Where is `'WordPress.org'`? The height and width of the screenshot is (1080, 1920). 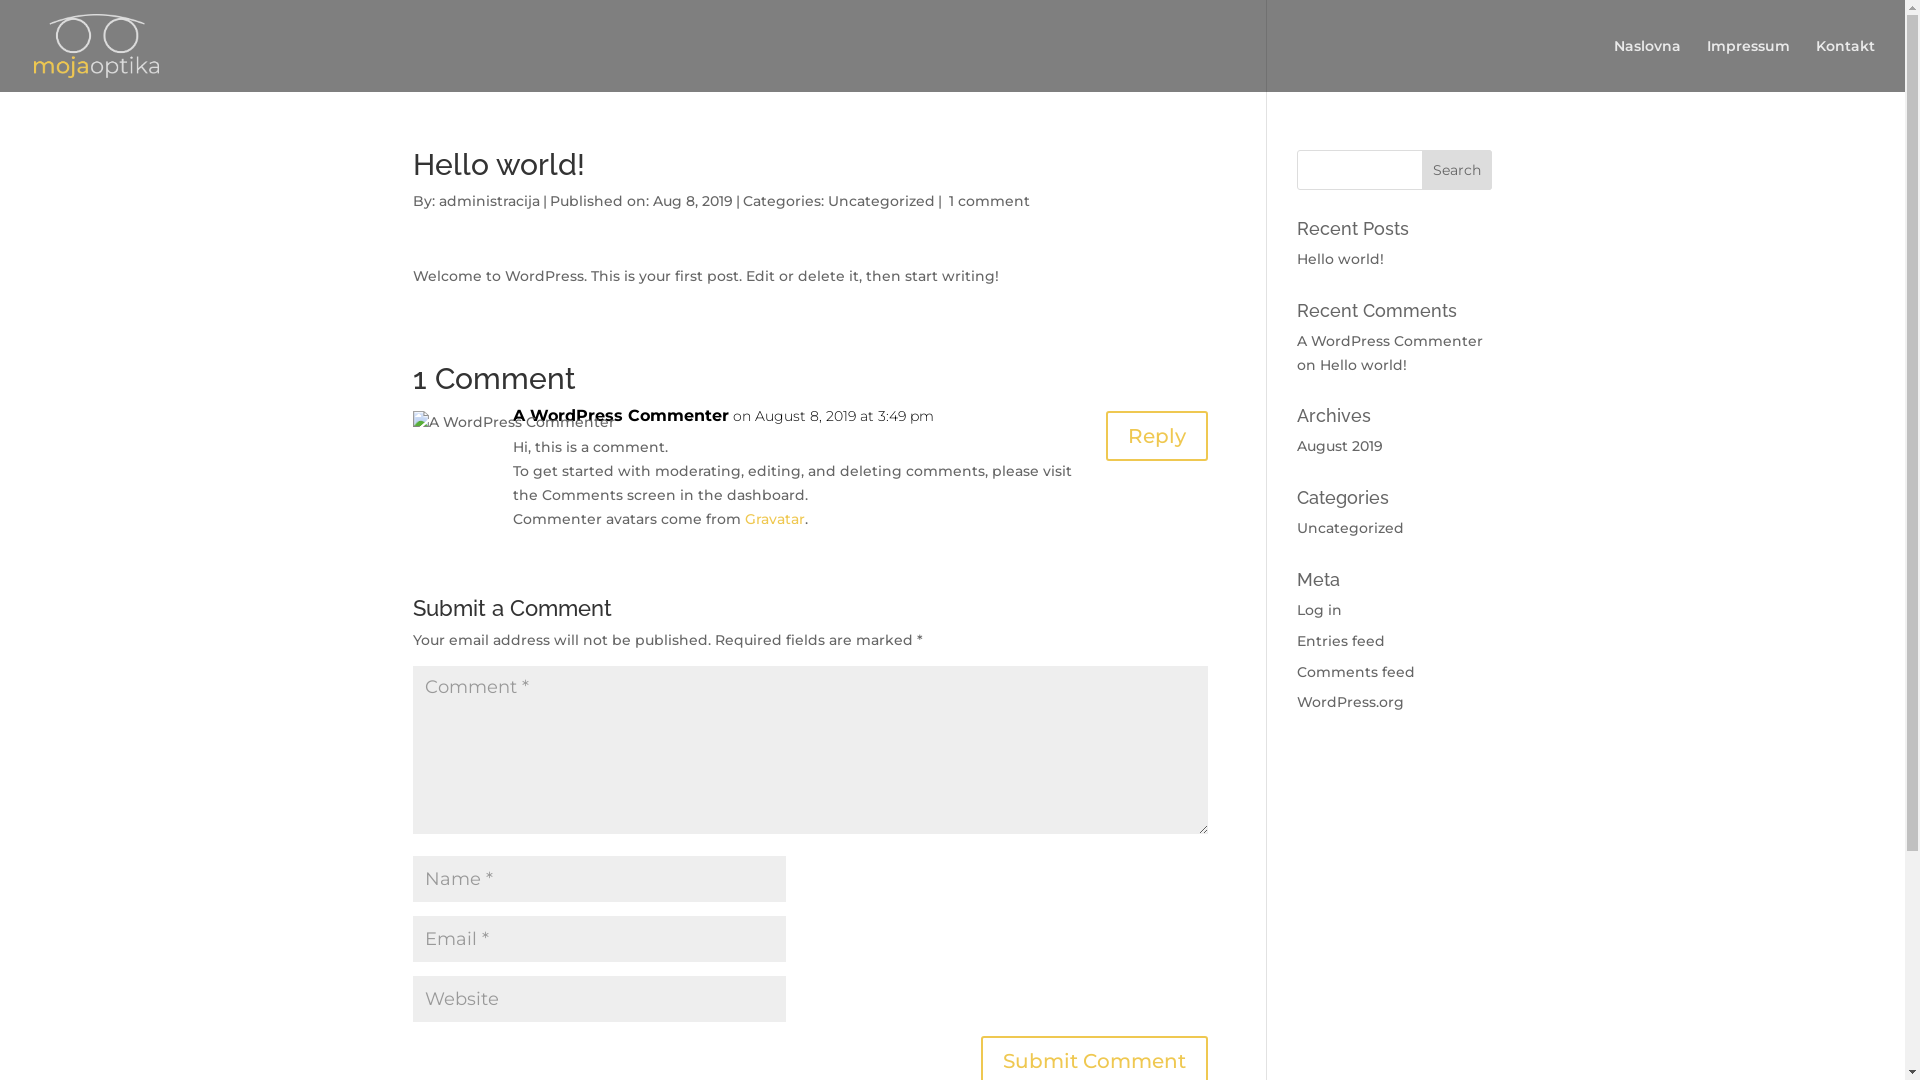 'WordPress.org' is located at coordinates (1350, 701).